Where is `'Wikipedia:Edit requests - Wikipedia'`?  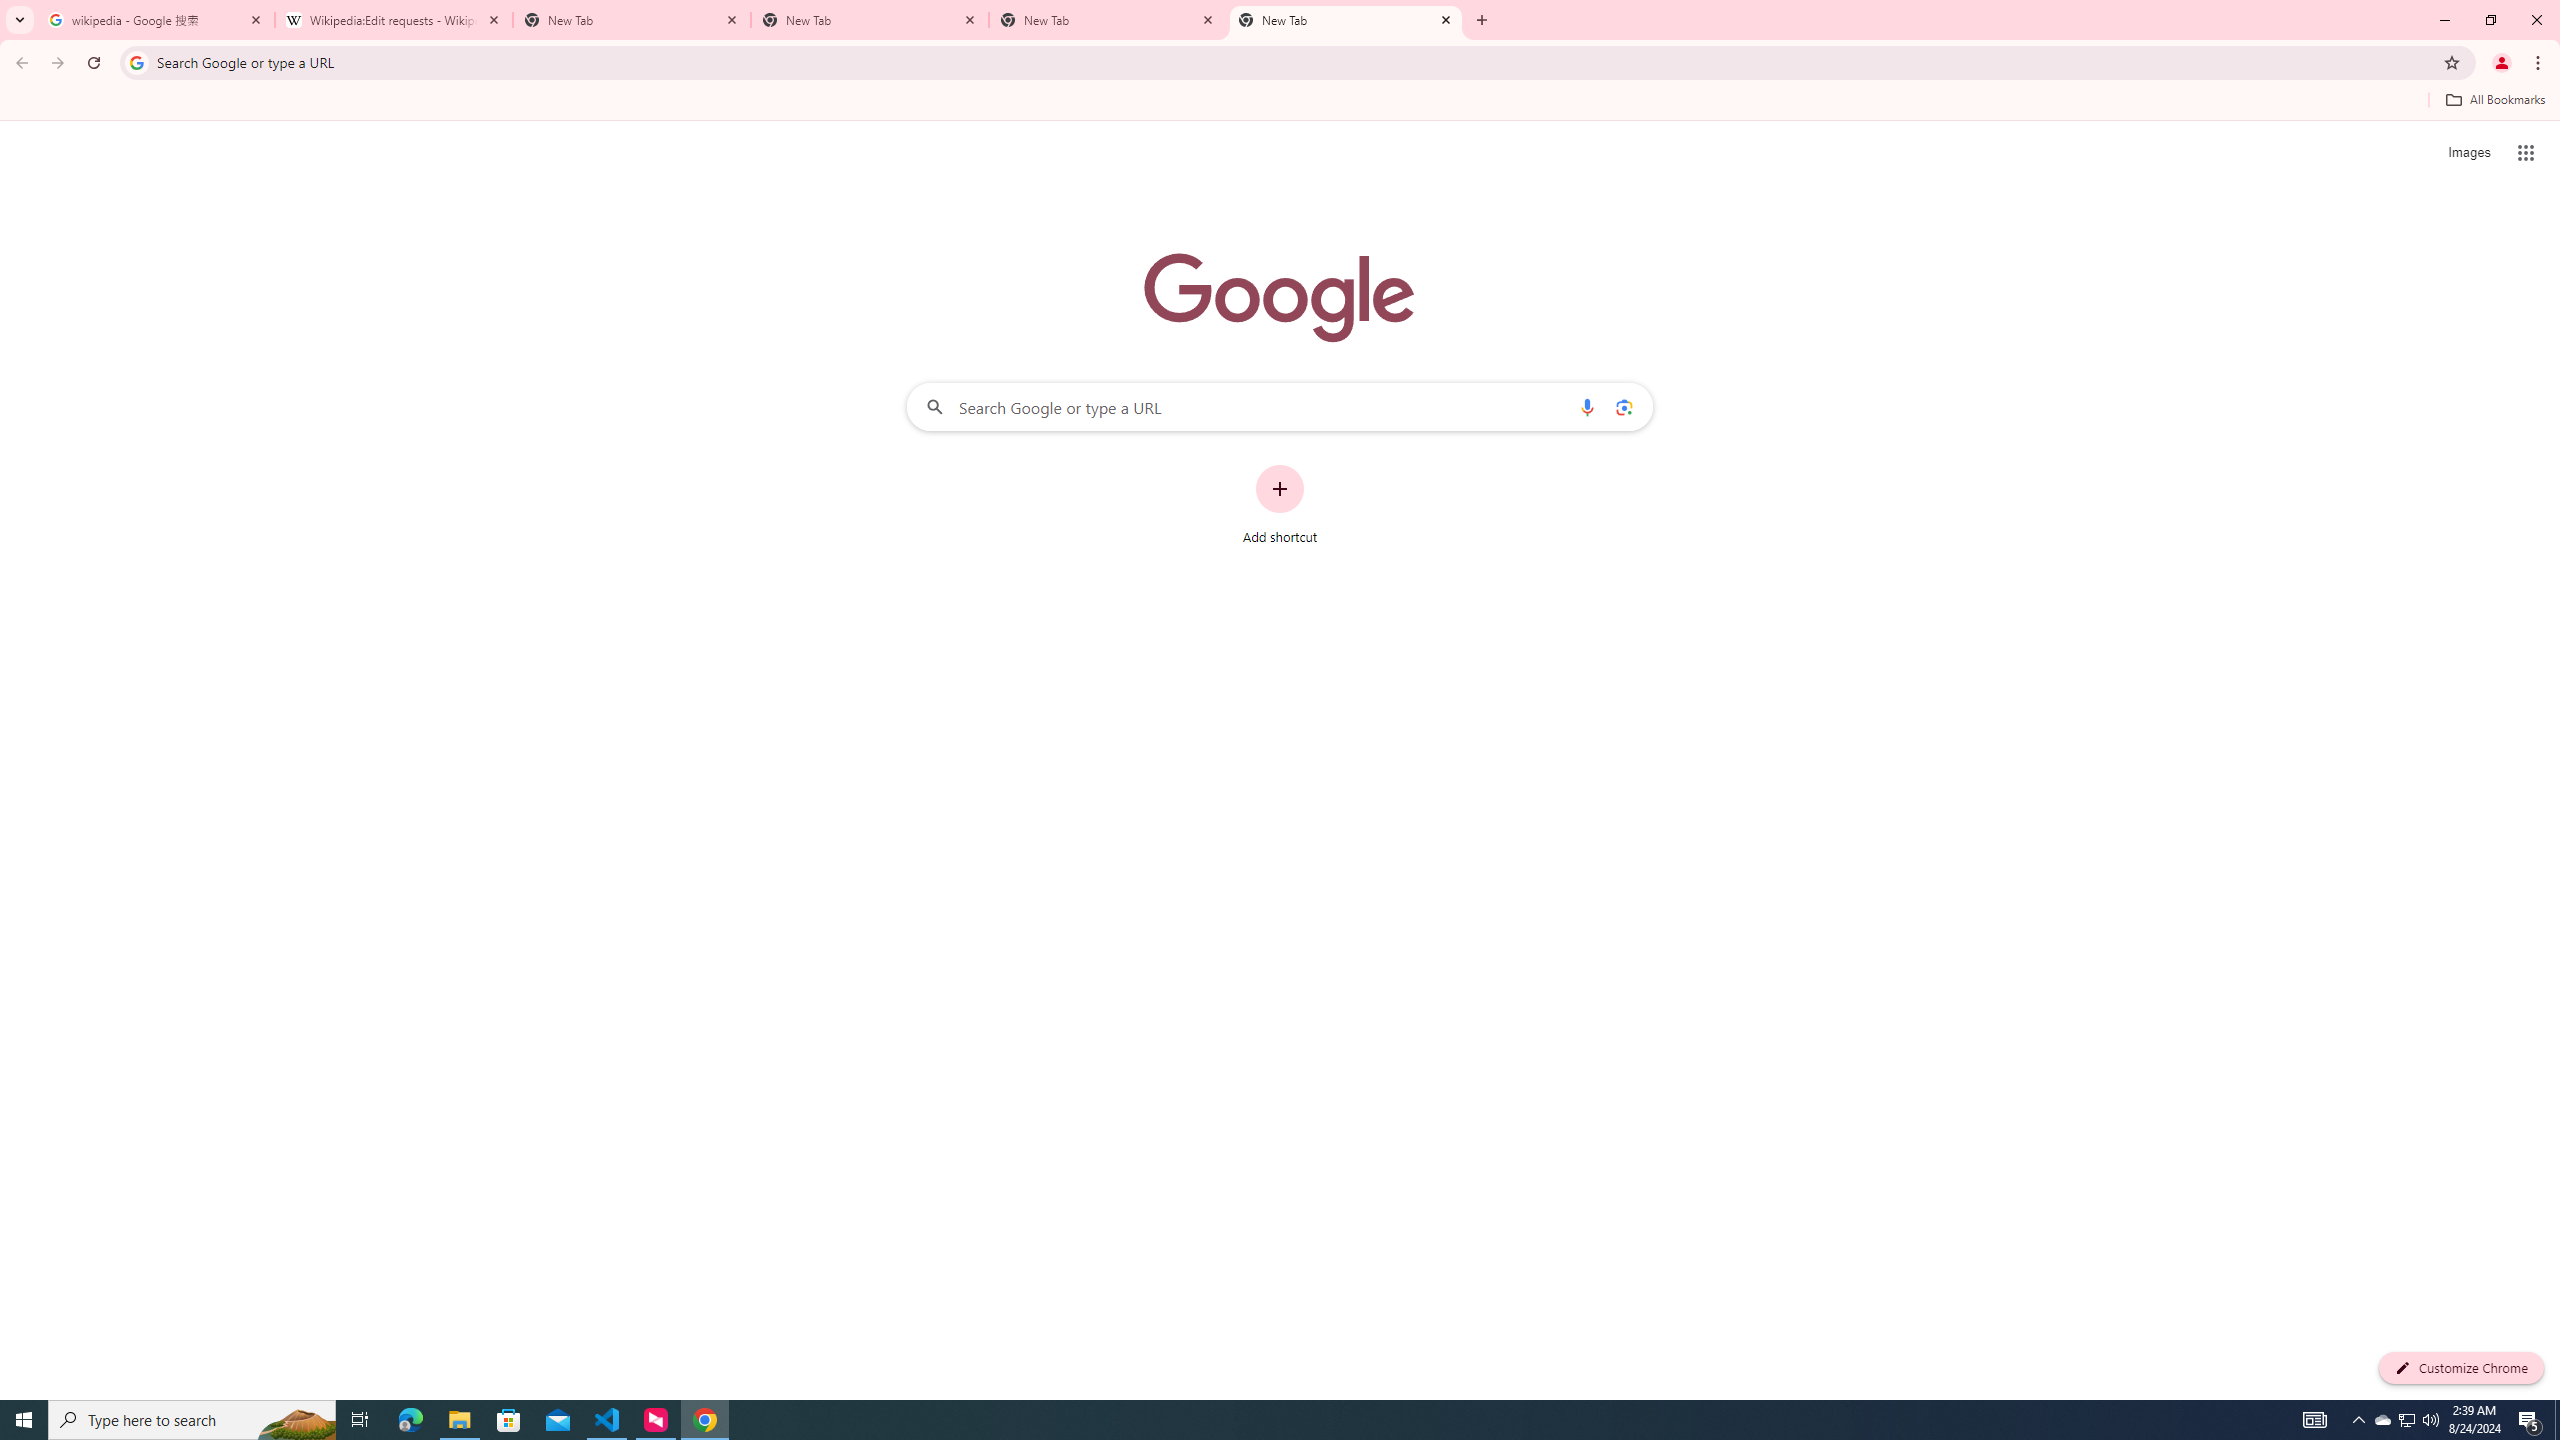
'Wikipedia:Edit requests - Wikipedia' is located at coordinates (394, 19).